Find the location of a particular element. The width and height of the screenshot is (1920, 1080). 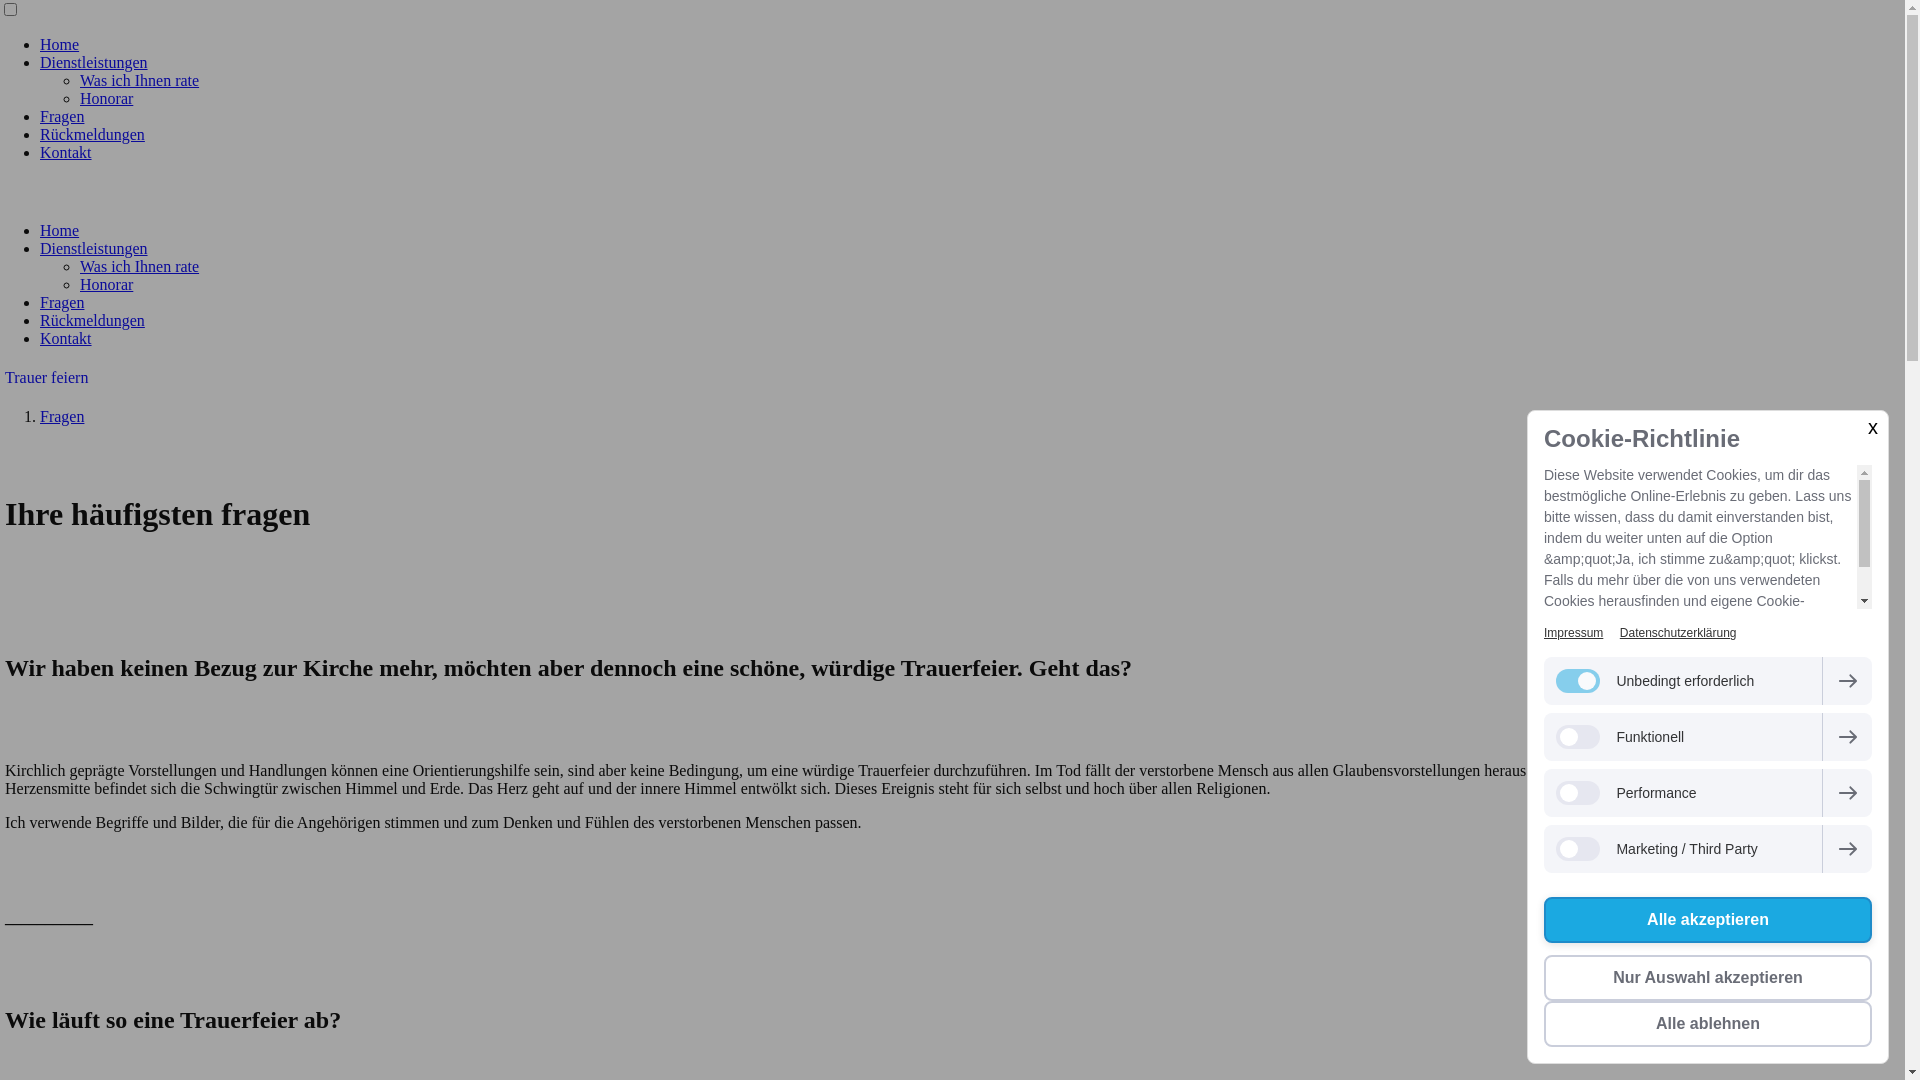

'Fragen' is located at coordinates (62, 116).